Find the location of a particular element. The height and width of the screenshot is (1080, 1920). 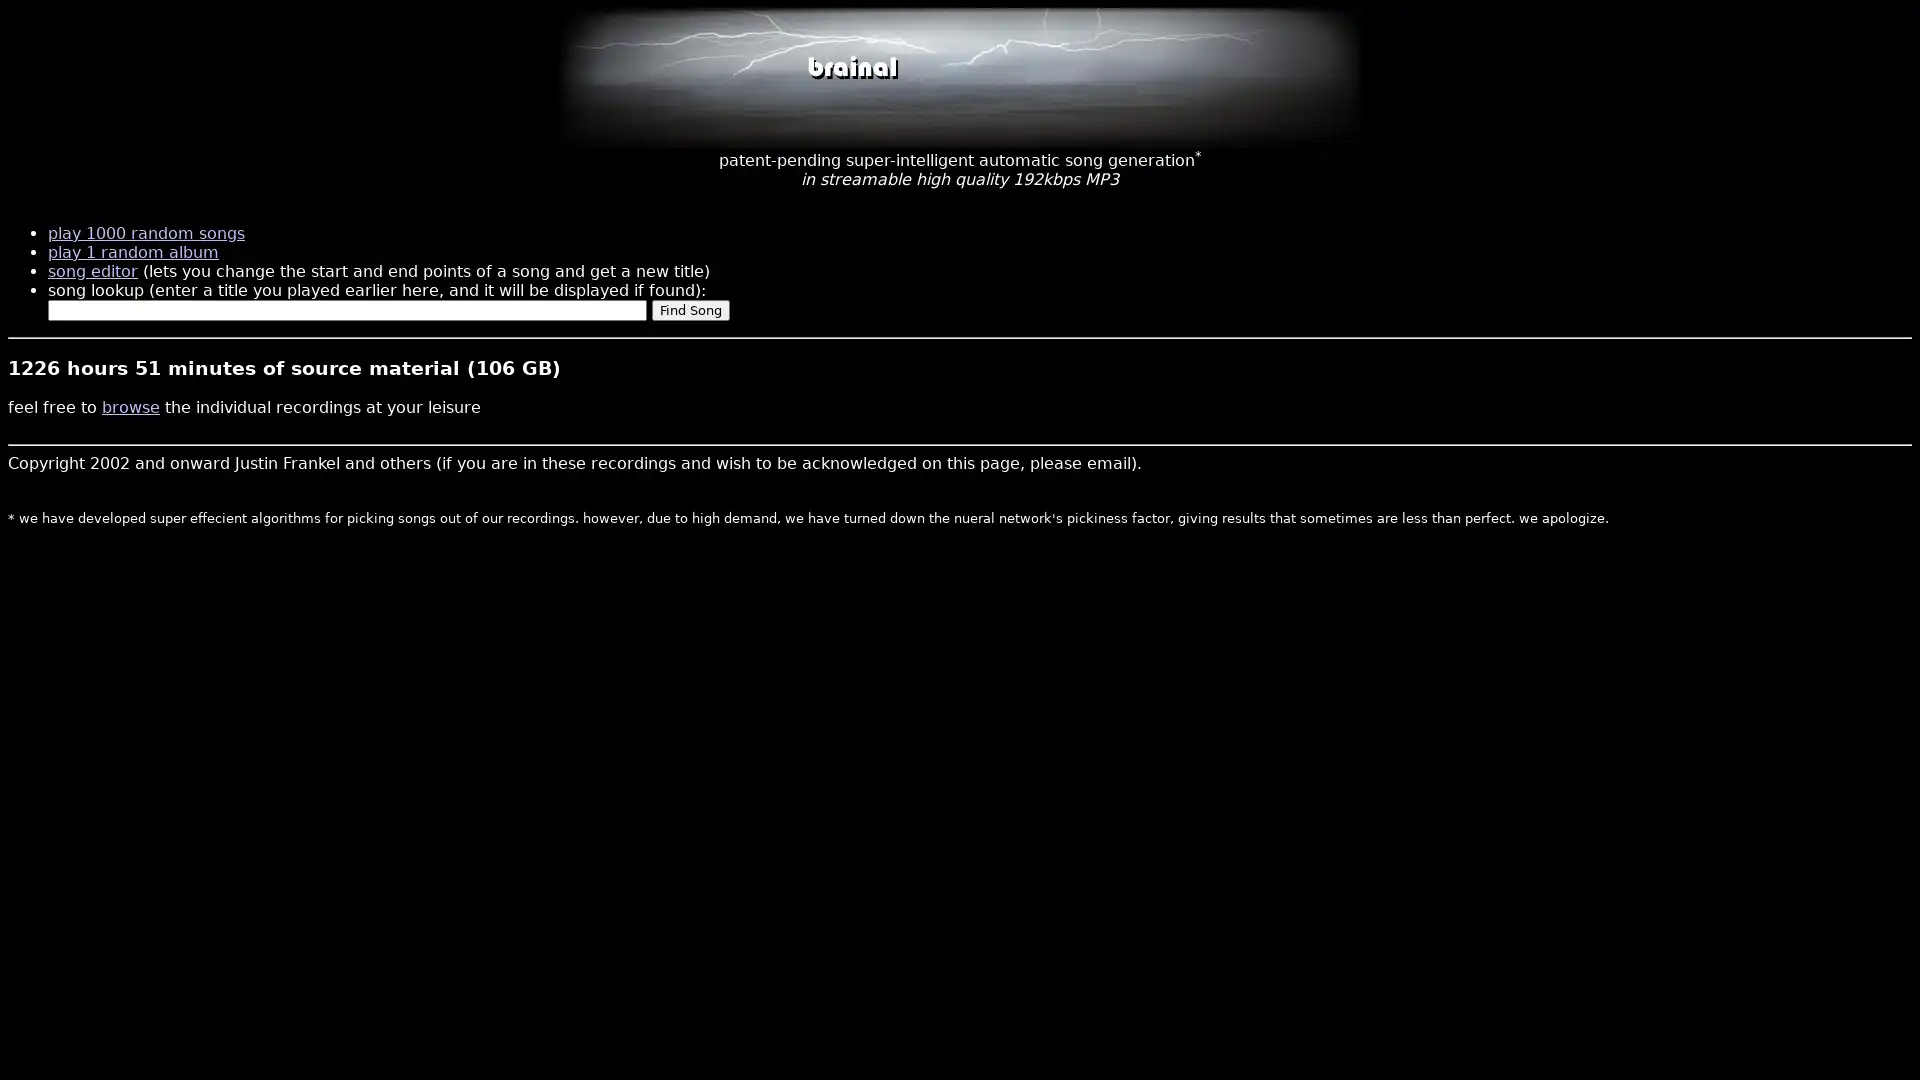

Find Song is located at coordinates (691, 310).